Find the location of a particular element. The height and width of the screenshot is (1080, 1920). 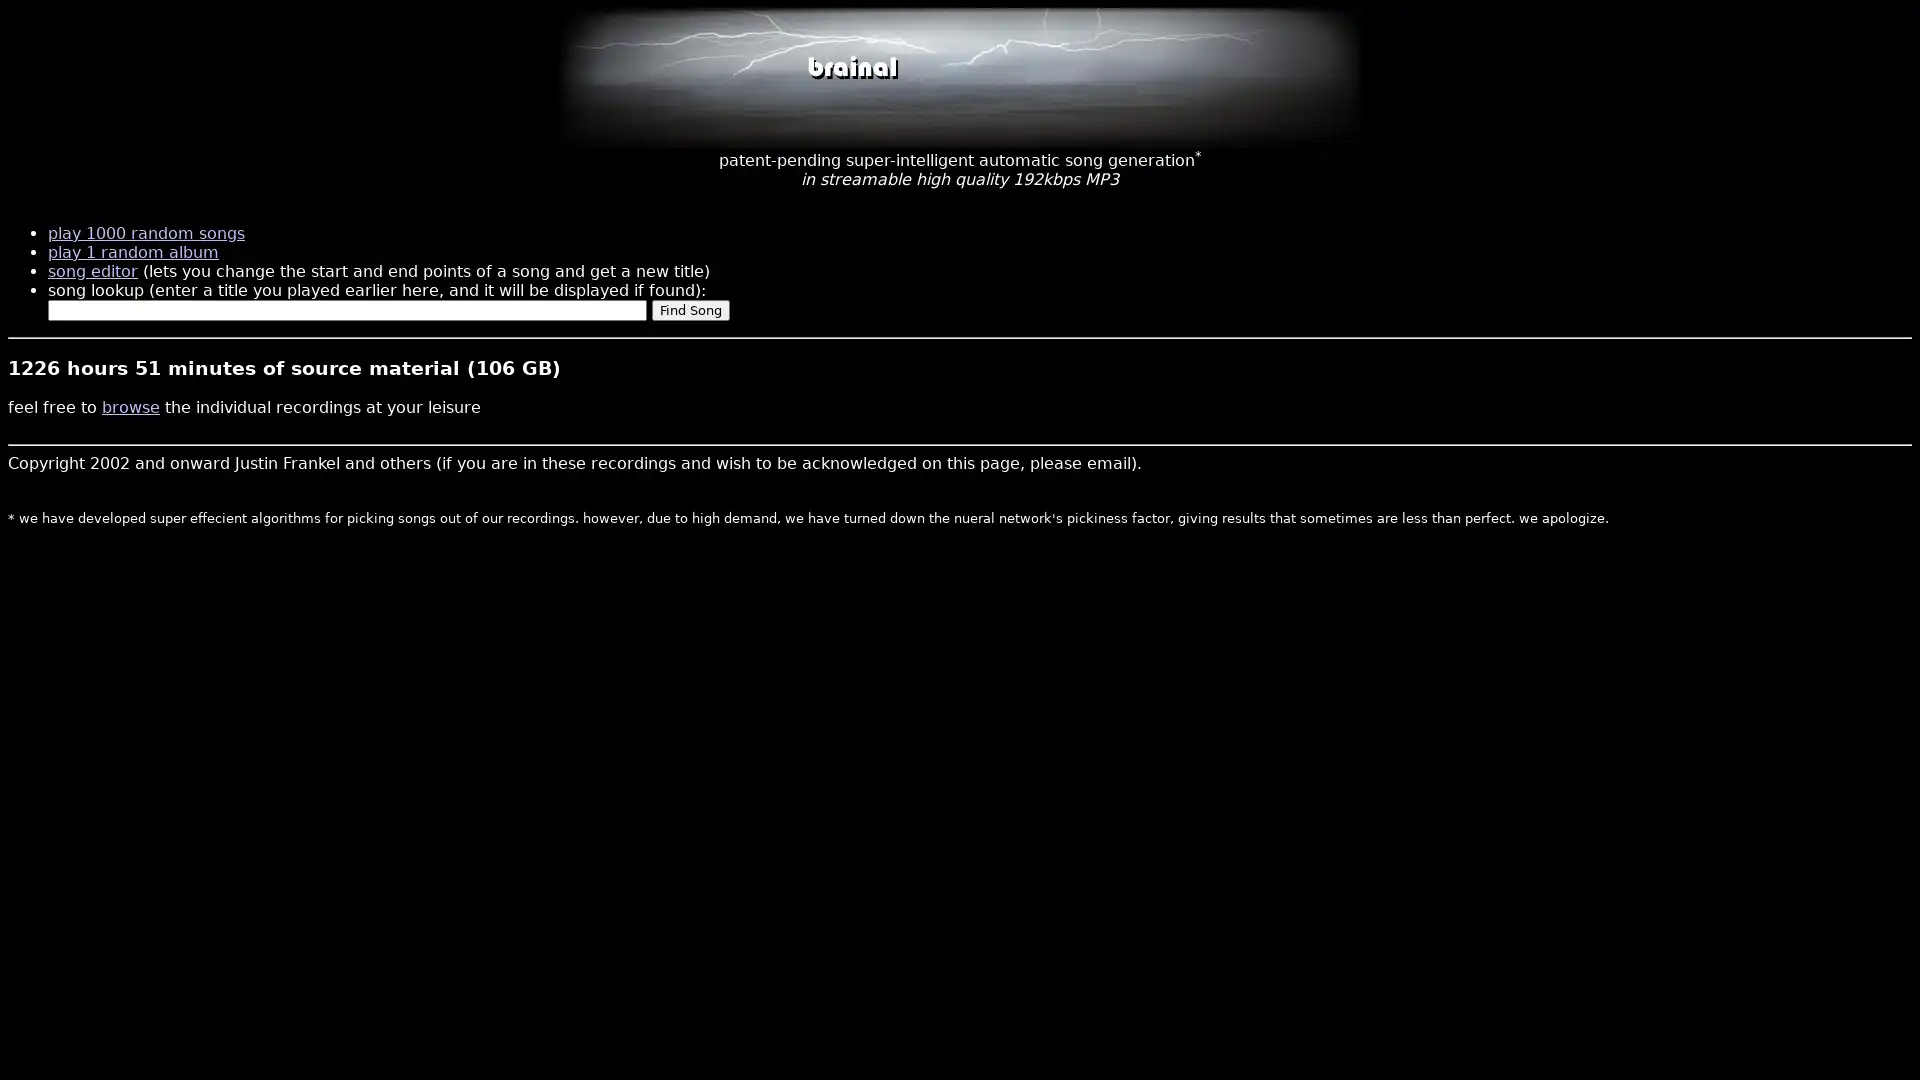

Find Song is located at coordinates (691, 310).